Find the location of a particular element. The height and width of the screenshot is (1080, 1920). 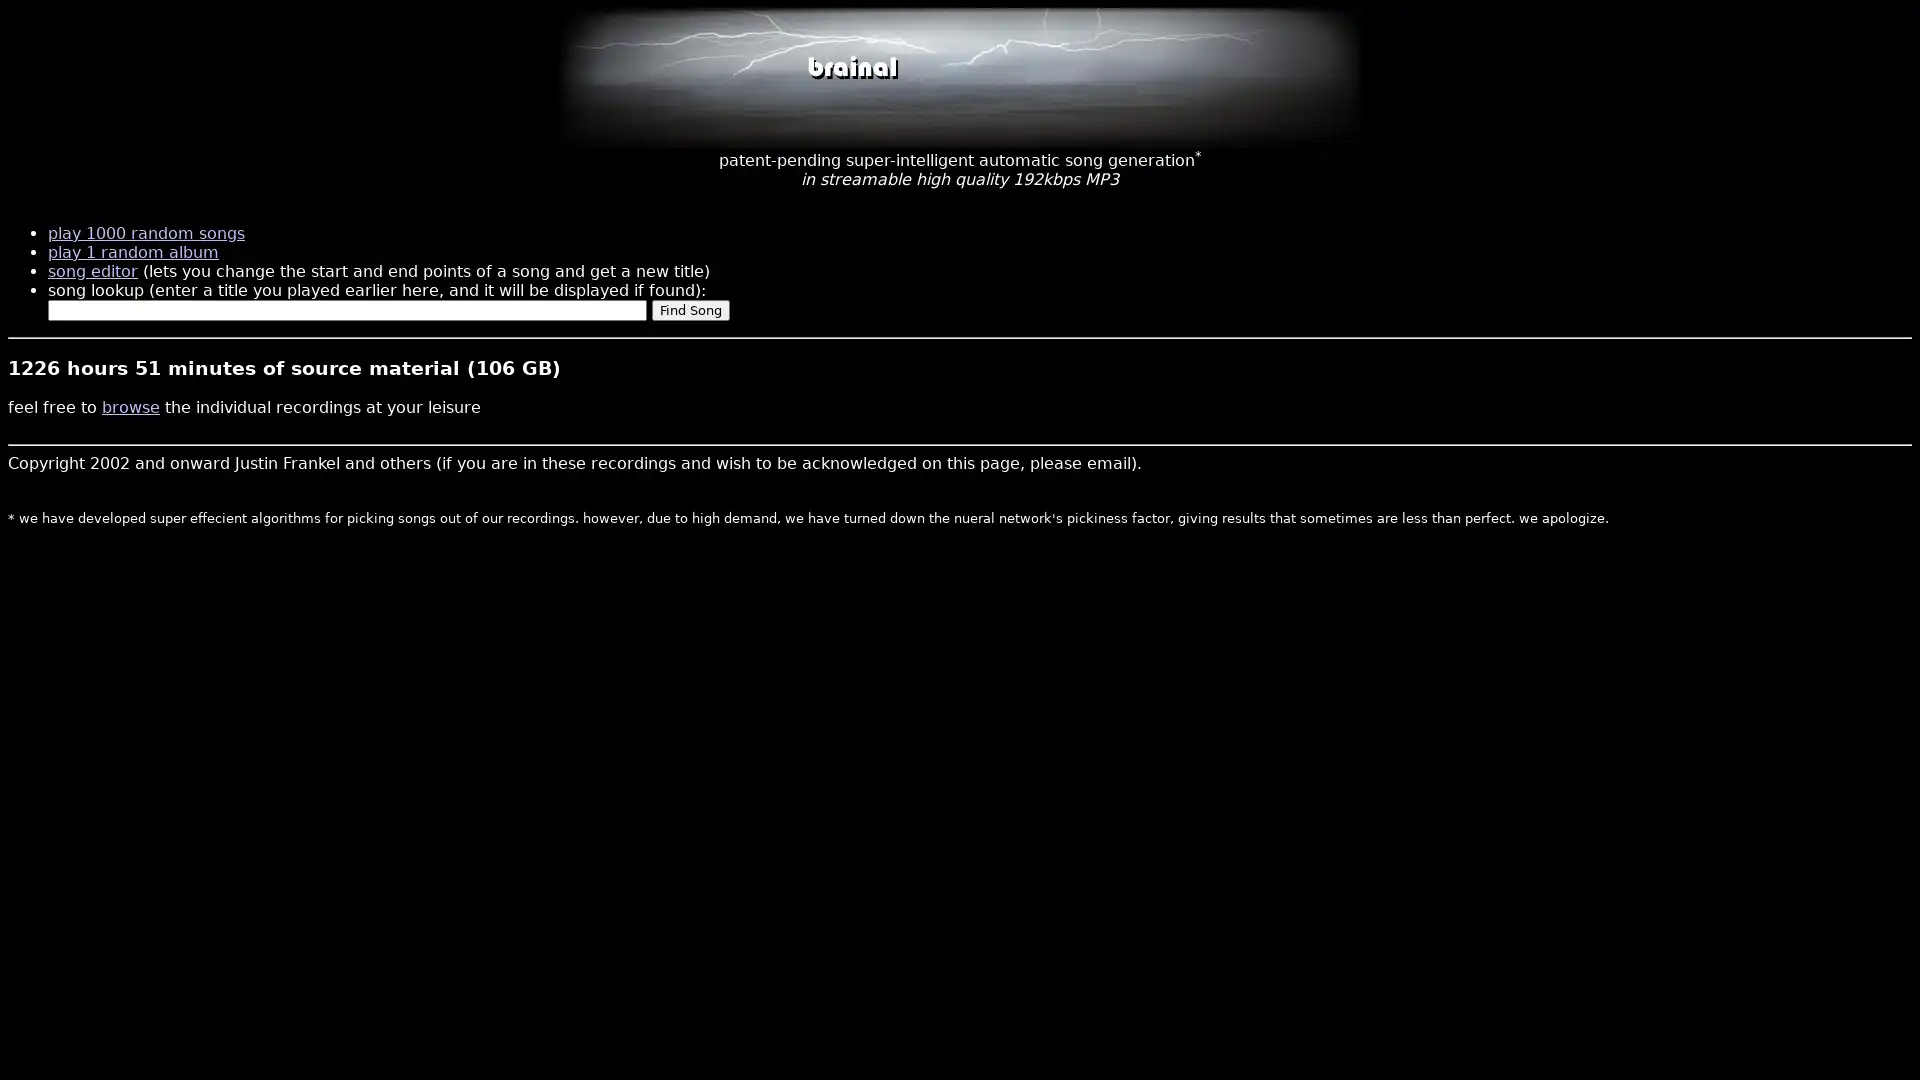

Find Song is located at coordinates (691, 310).